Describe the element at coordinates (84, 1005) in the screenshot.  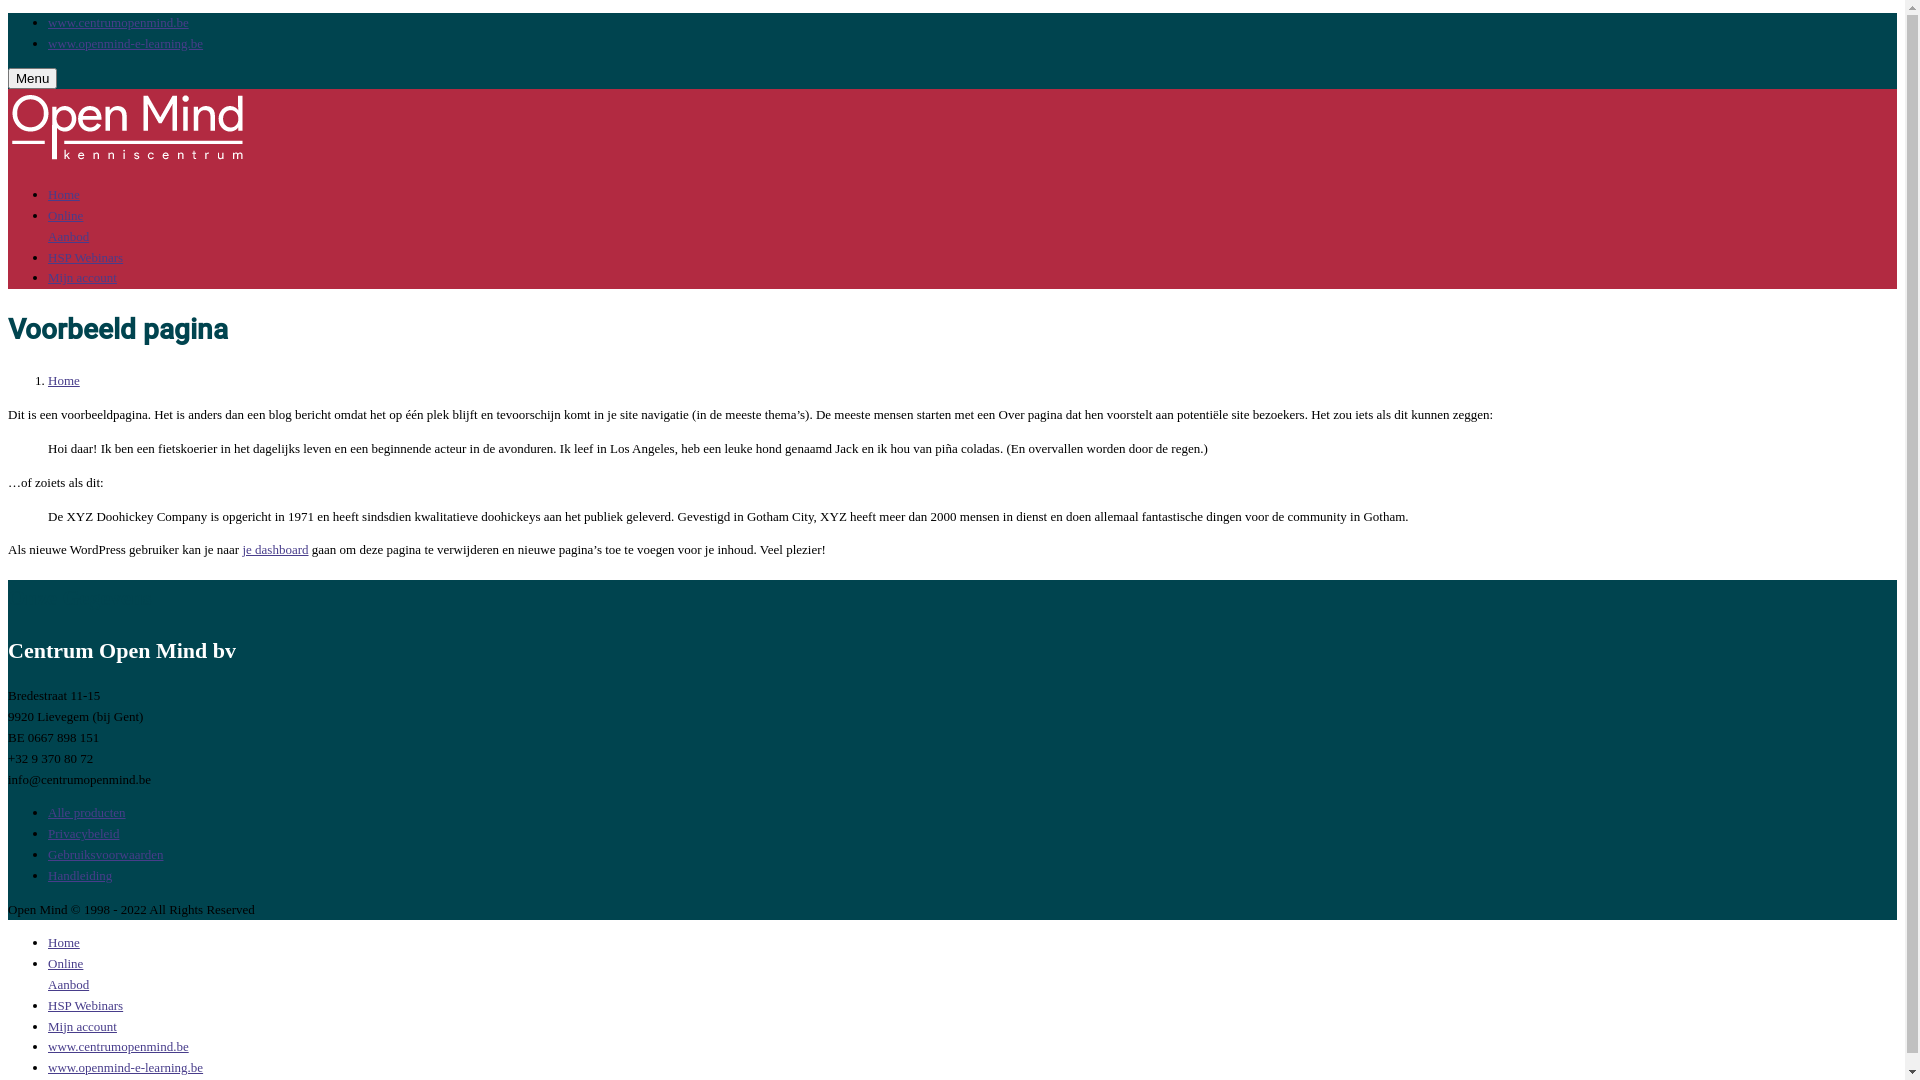
I see `'HSP Webinars'` at that location.